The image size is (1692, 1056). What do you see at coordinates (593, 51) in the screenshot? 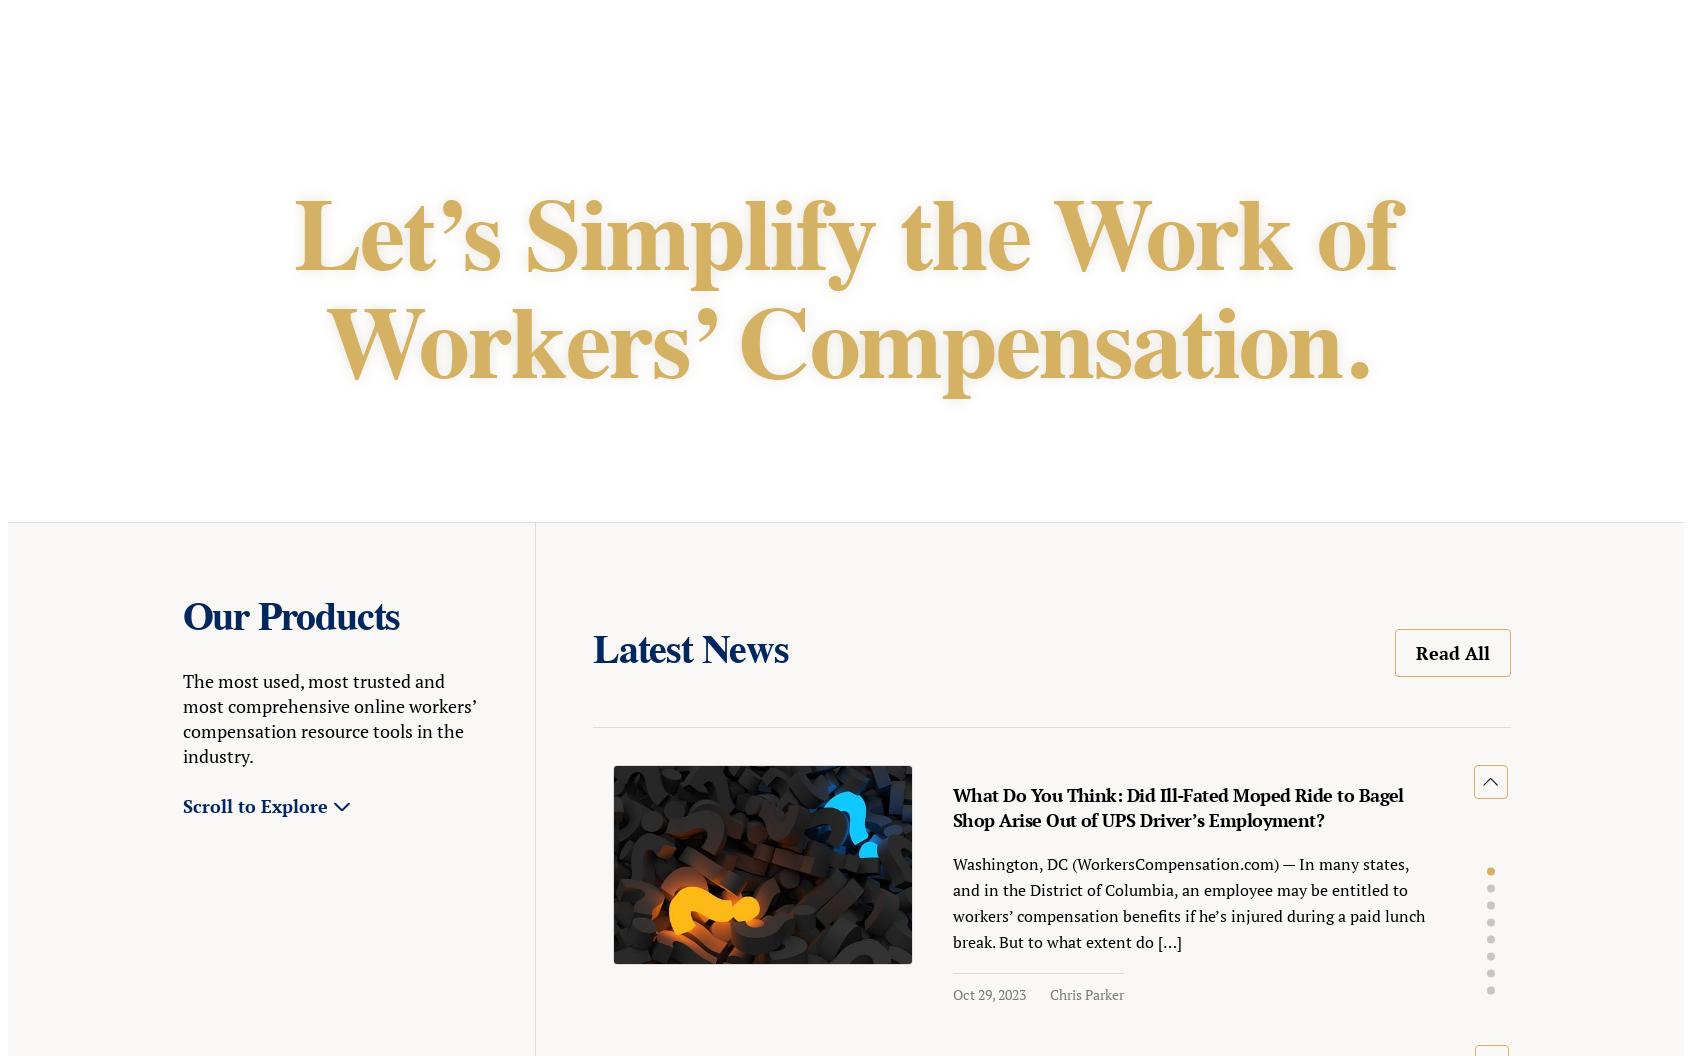
I see `'State Info'` at bounding box center [593, 51].